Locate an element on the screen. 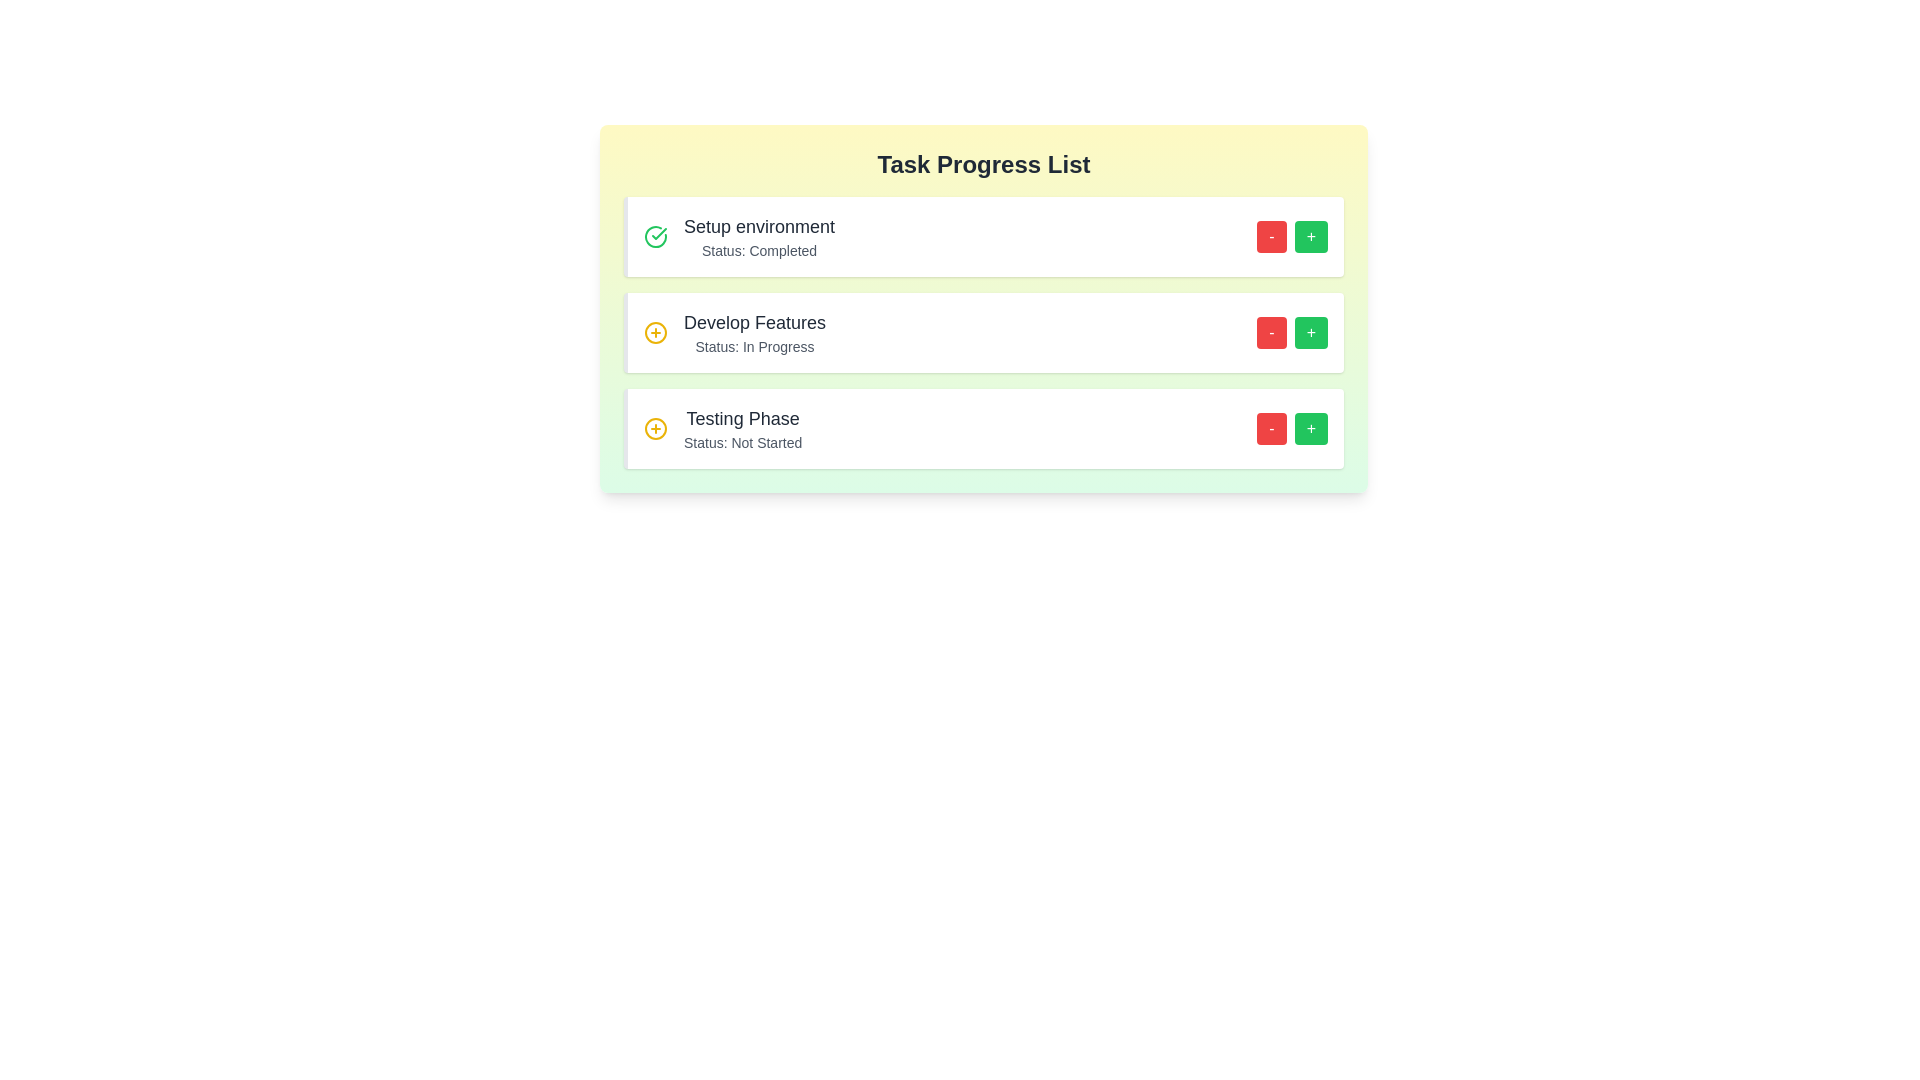 This screenshot has height=1080, width=1920. the increase button for the task 'Testing Phase' is located at coordinates (1311, 427).